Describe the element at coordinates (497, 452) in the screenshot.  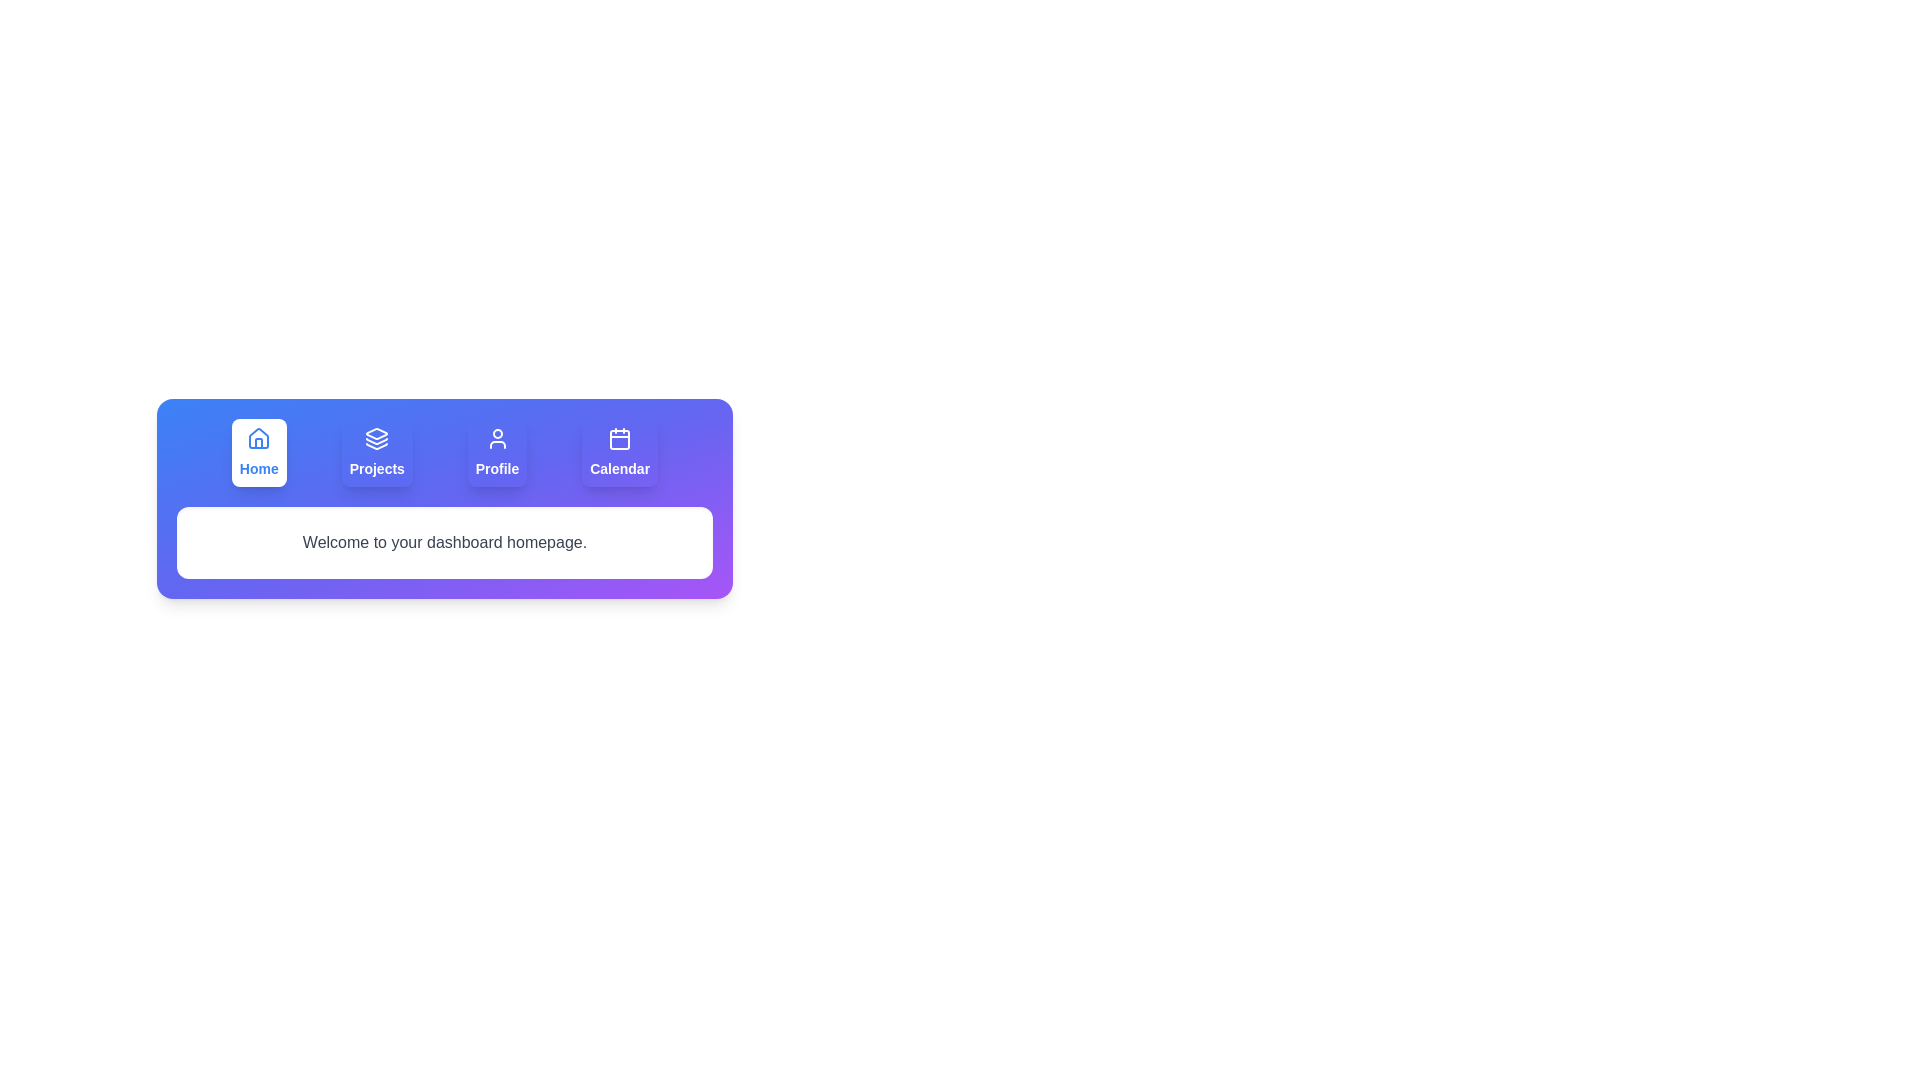
I see `the tab button labeled Profile` at that location.